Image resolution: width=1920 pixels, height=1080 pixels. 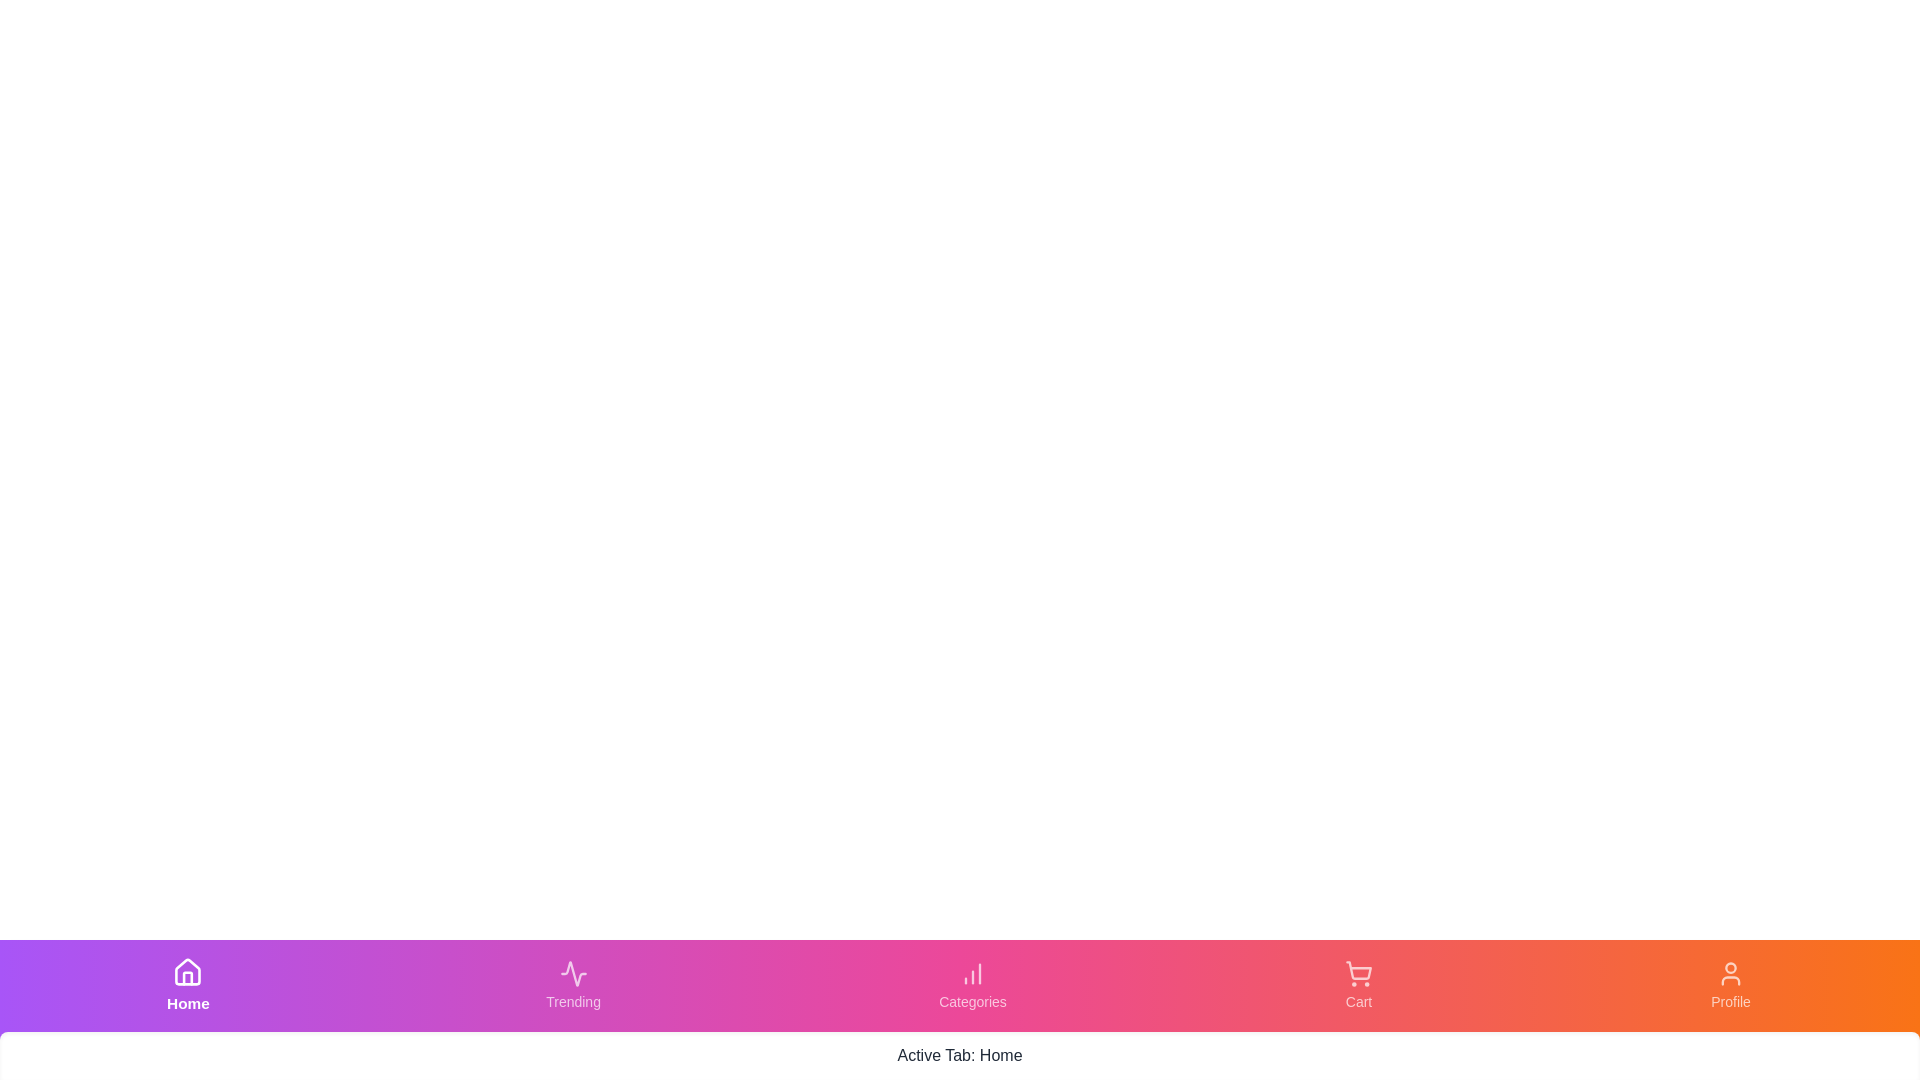 What do you see at coordinates (572, 985) in the screenshot?
I see `the Trending tab to activate it` at bounding box center [572, 985].